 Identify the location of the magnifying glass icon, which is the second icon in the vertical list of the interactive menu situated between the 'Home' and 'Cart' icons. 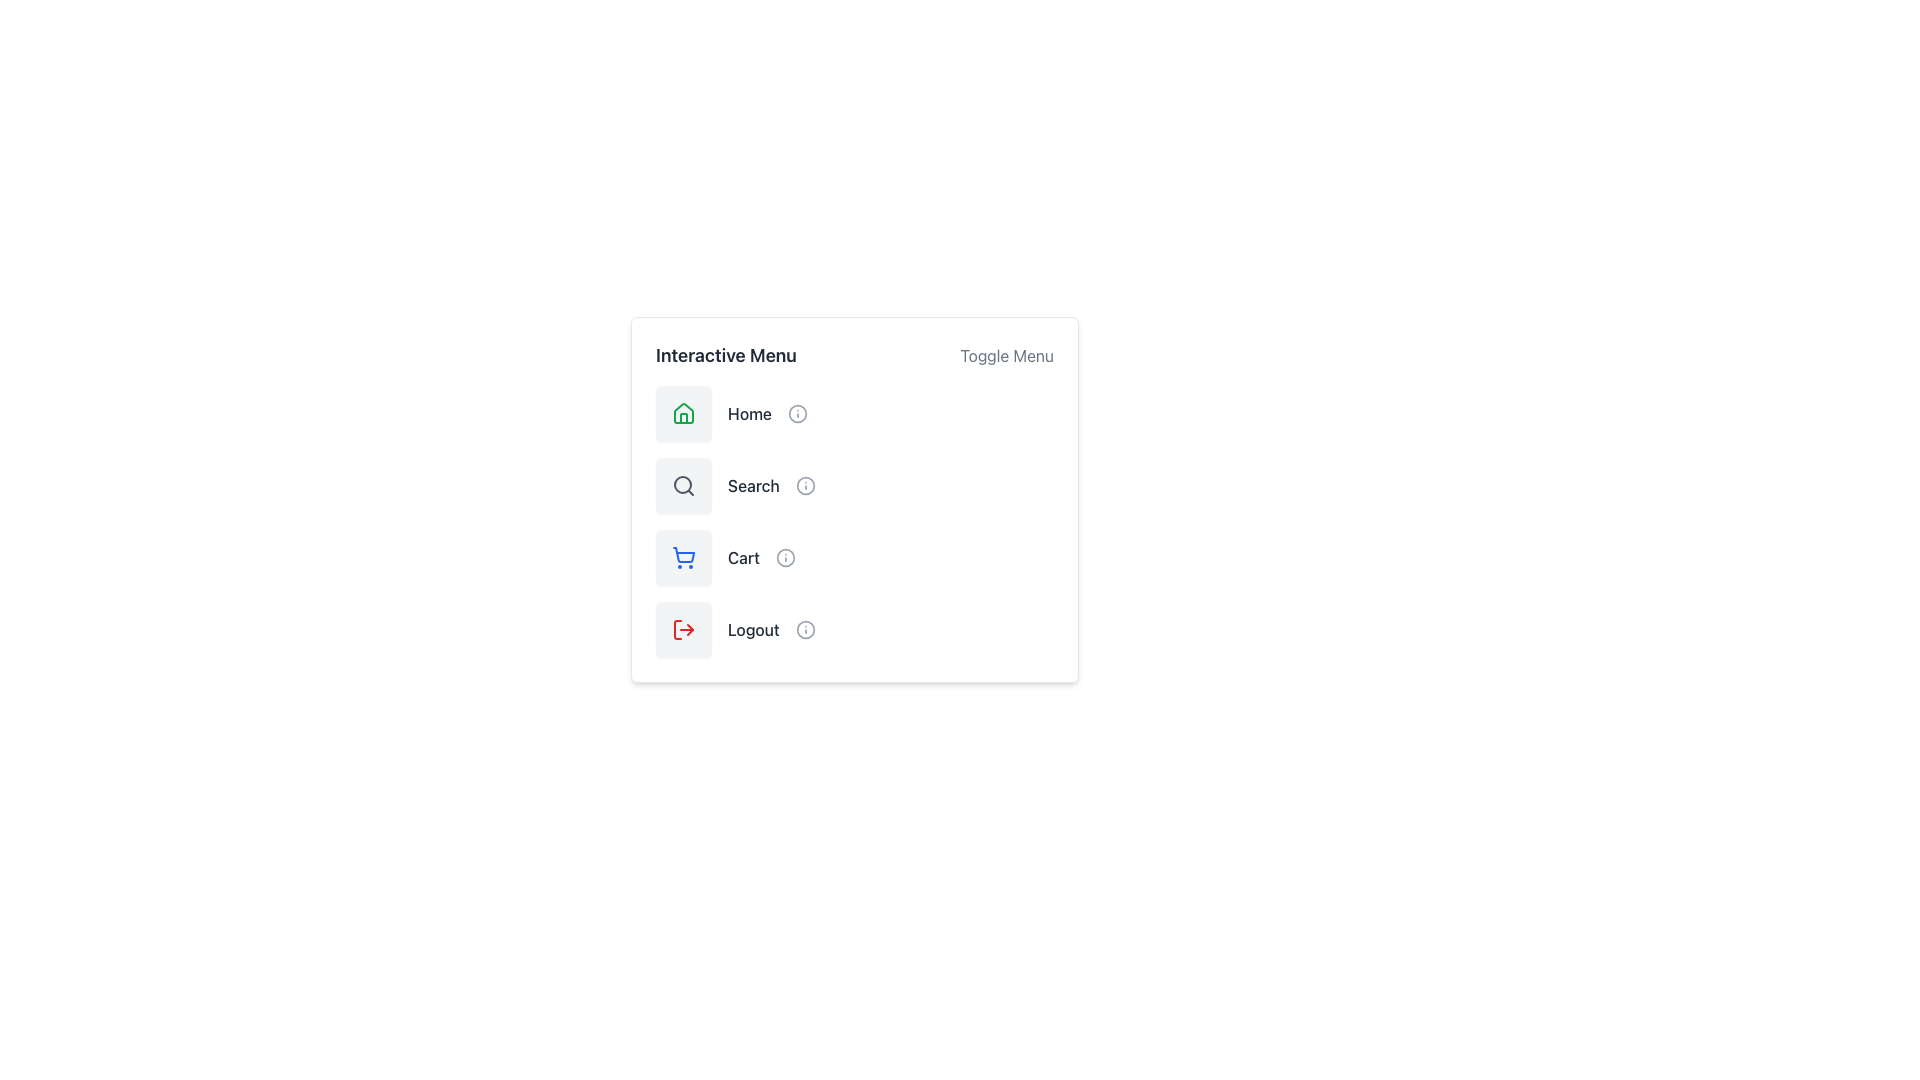
(684, 486).